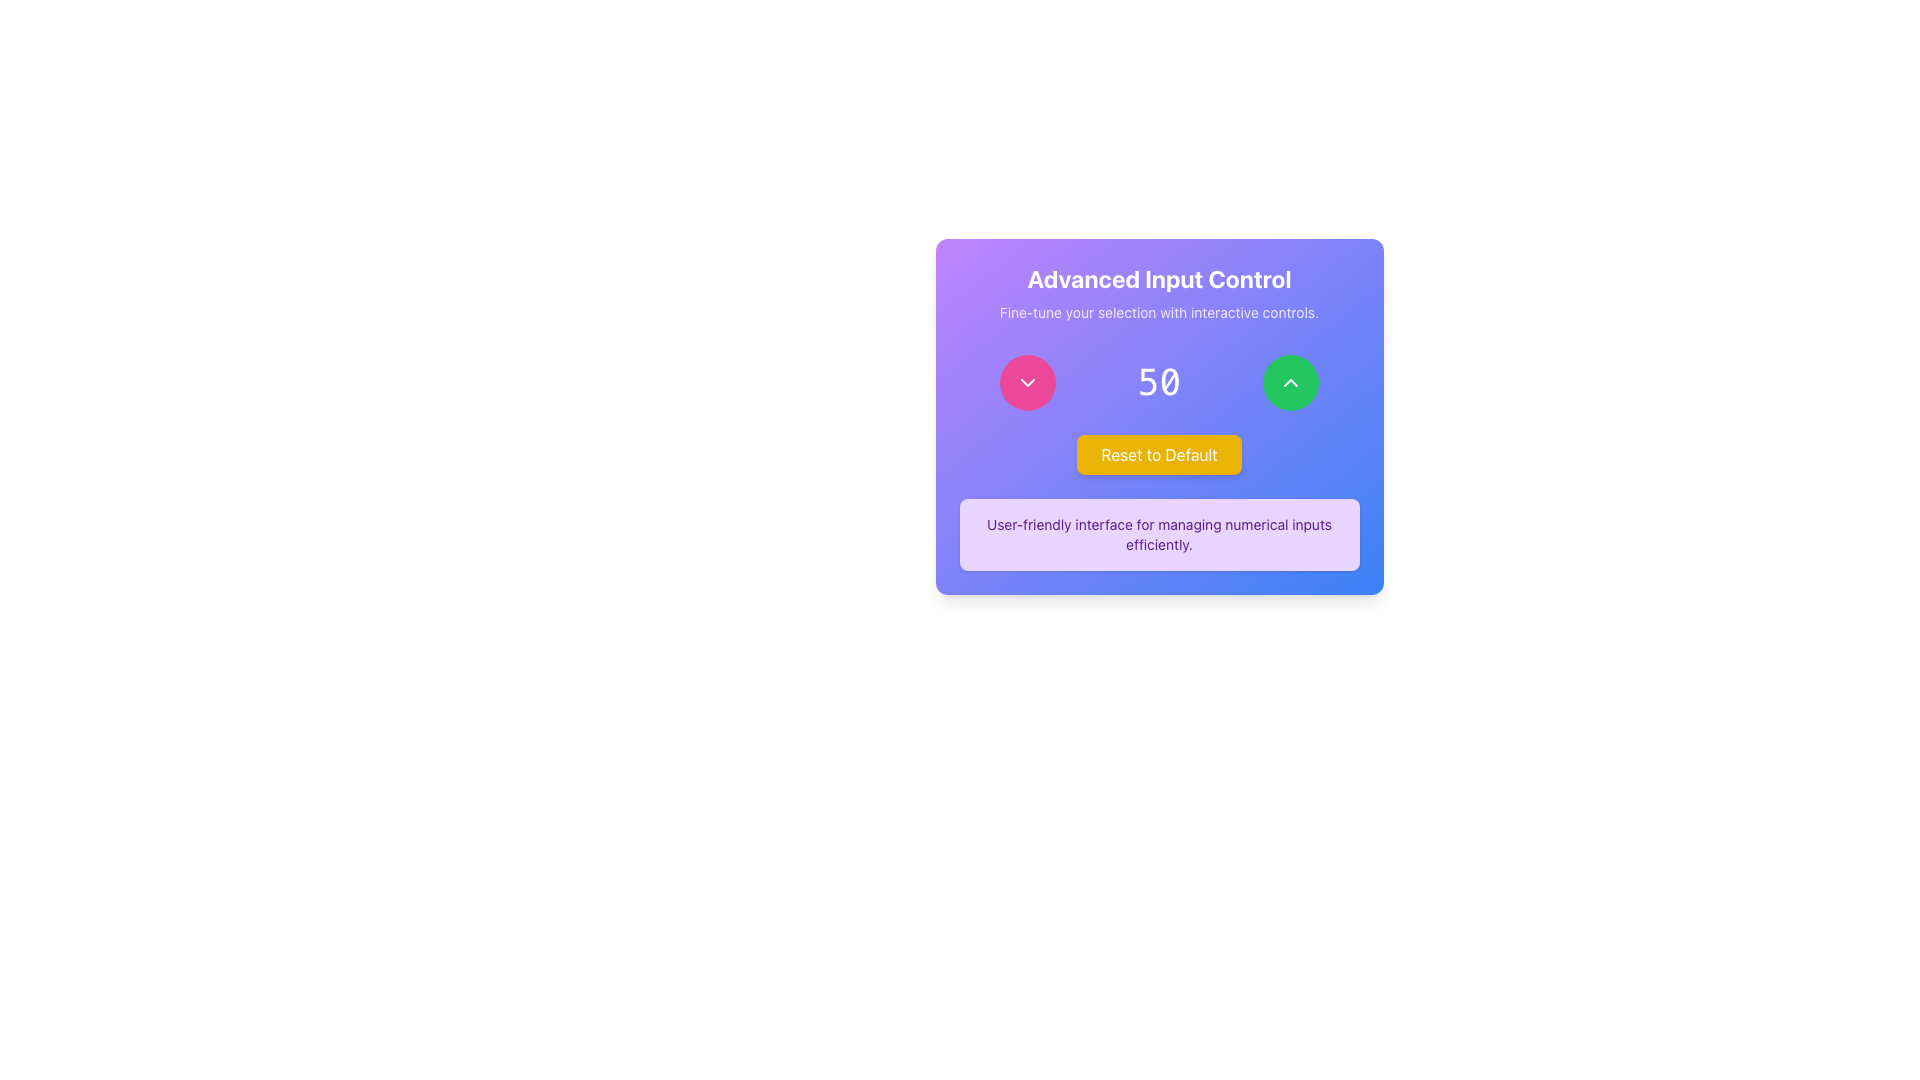 The width and height of the screenshot is (1920, 1080). Describe the element at coordinates (1159, 534) in the screenshot. I see `the text label with the purple font color that displays 'User-friendly interface for managing numerical inputs efficiently.' This text is located within a light purple rounded background at the bottom of the card titled 'Advanced Input Control.'` at that location.